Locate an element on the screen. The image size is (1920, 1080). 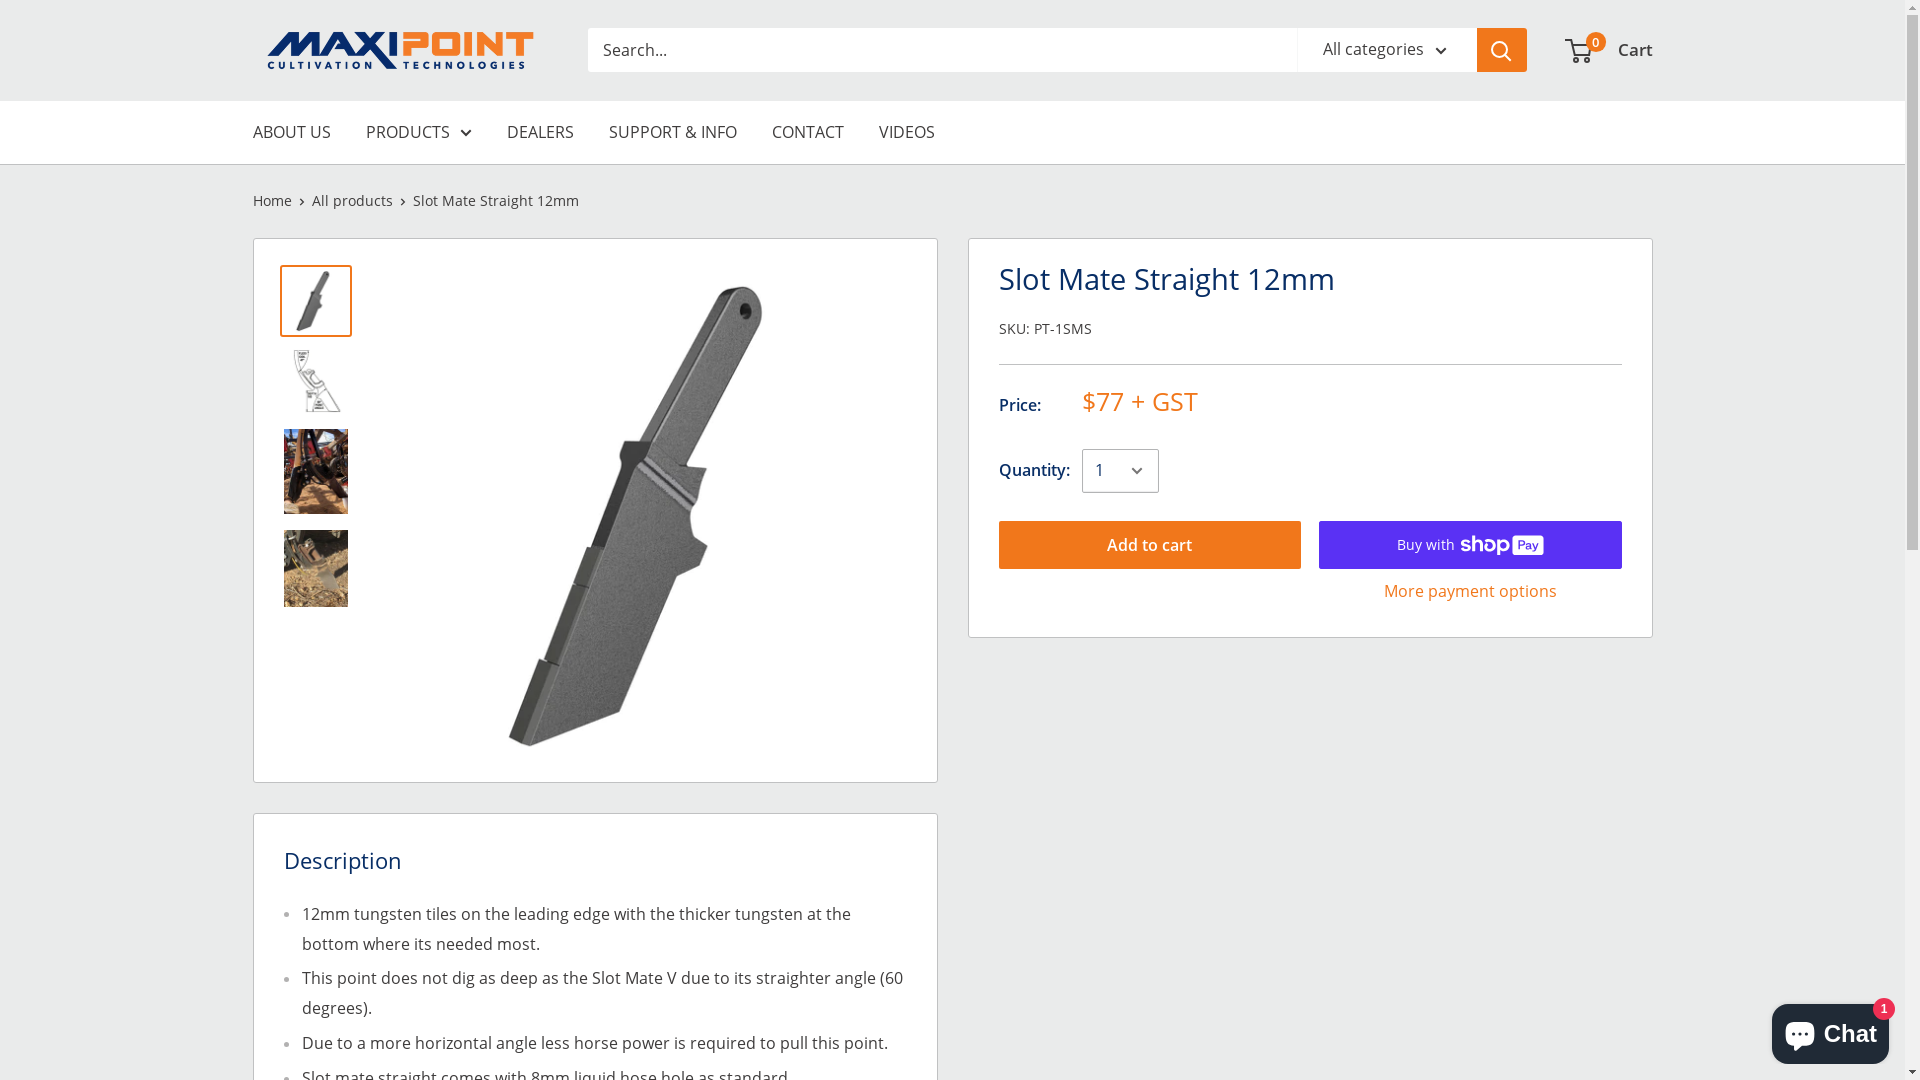
'SUPPORT & INFO' is located at coordinates (672, 132).